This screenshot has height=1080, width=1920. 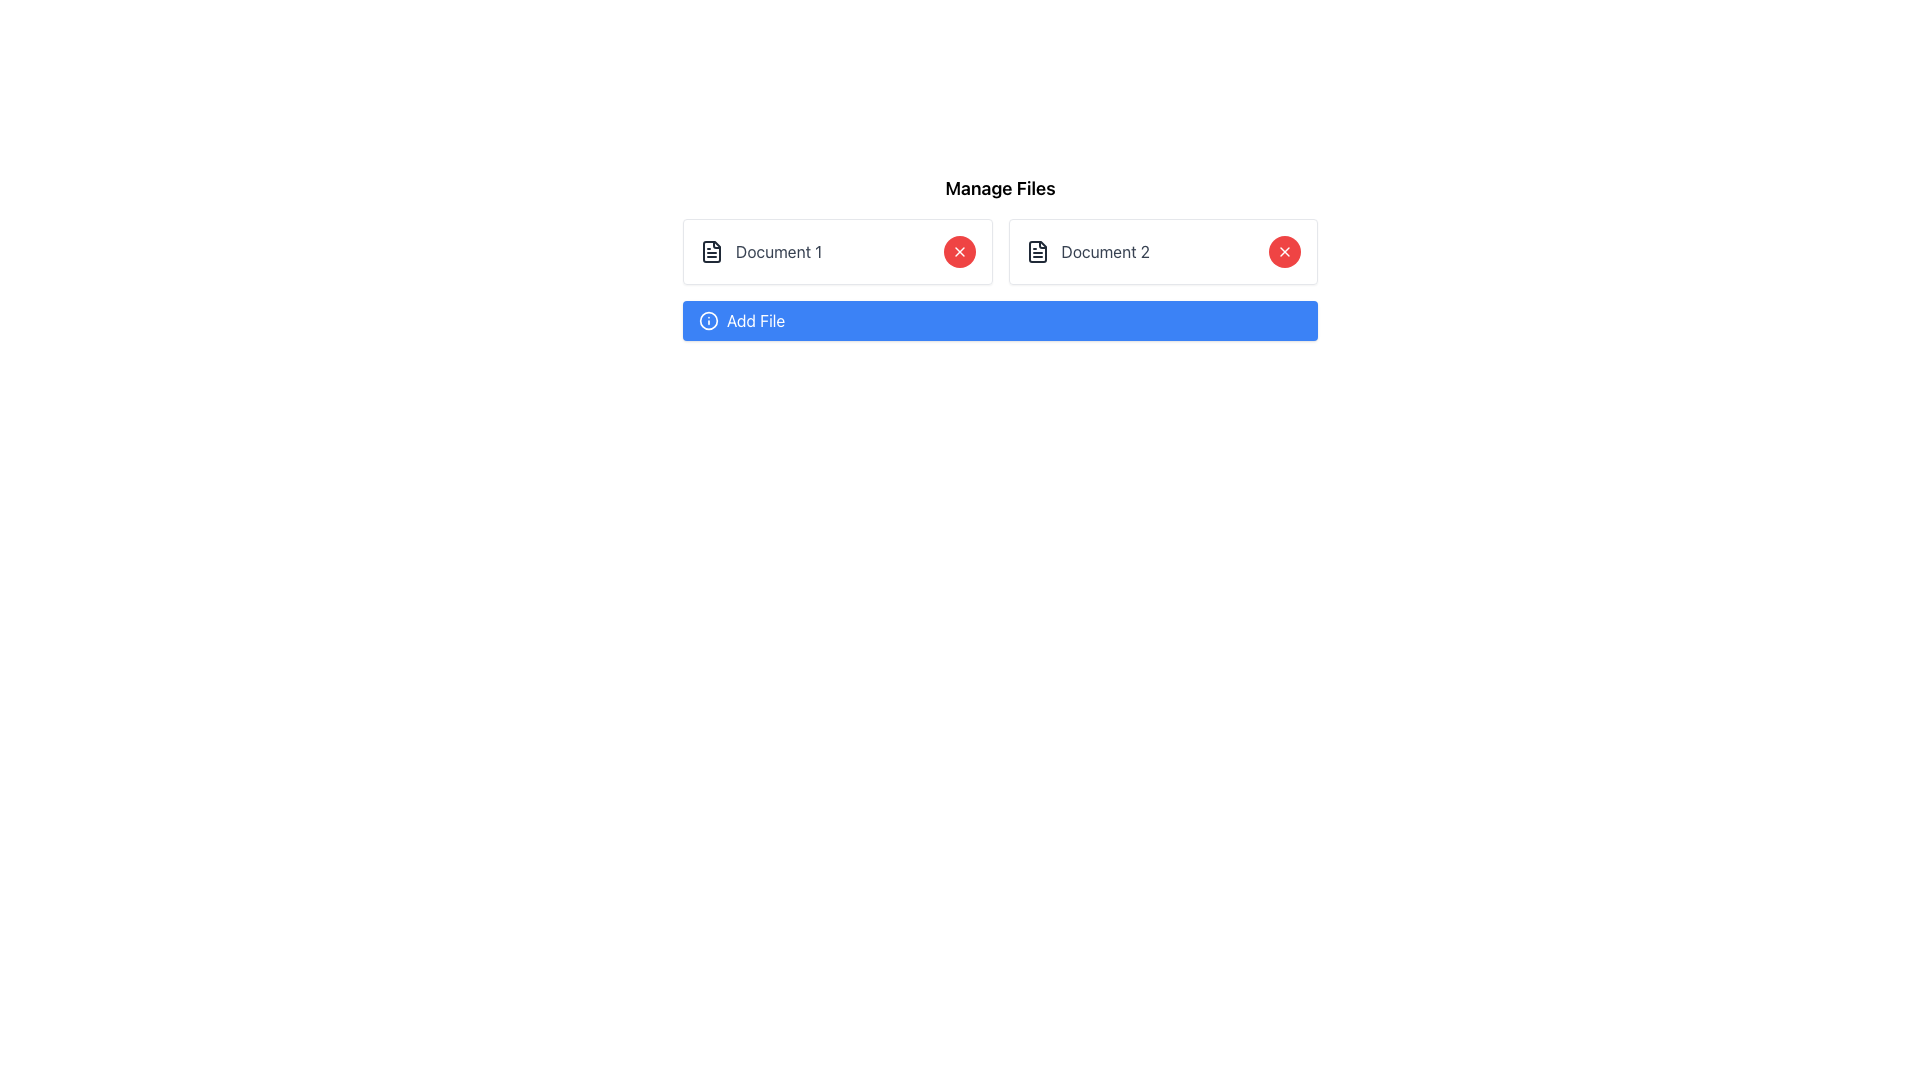 I want to click on the information icon located at the leftmost position of the 'Add File' button, which features a blue outlined circular design with a dot in the middle, so click(x=709, y=319).